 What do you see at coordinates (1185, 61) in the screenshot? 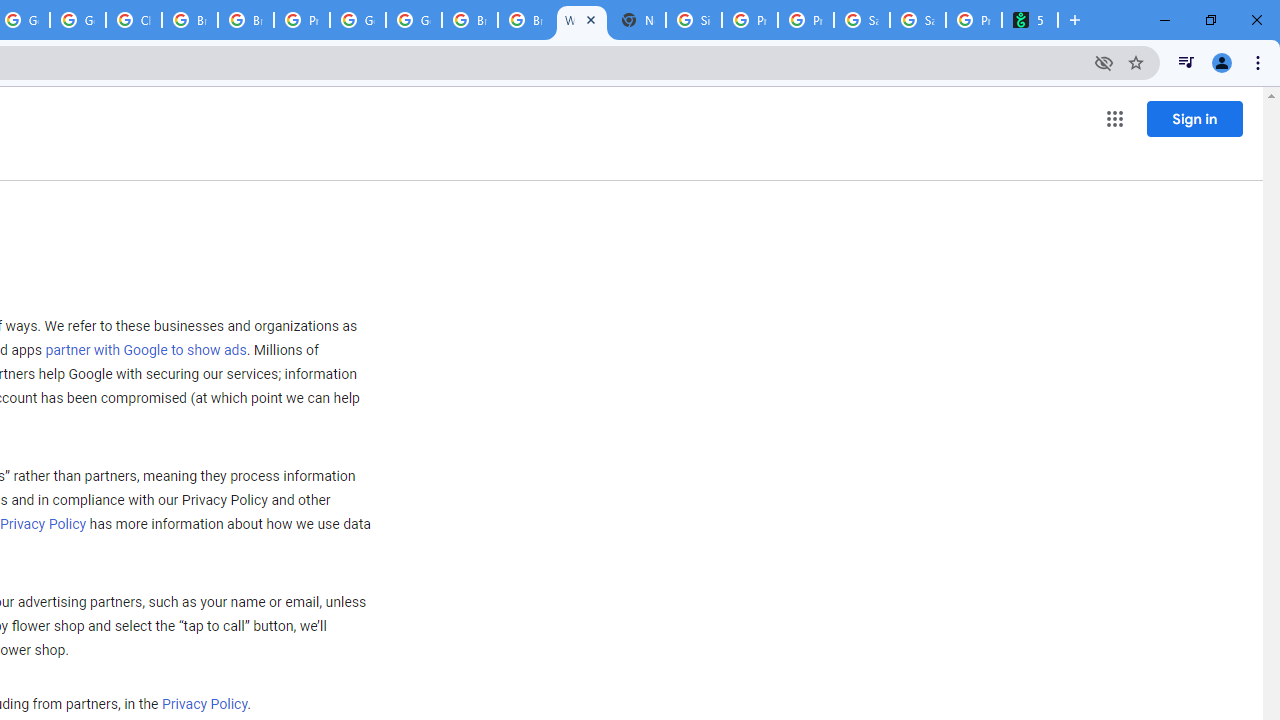
I see `'Control your music, videos, and more'` at bounding box center [1185, 61].